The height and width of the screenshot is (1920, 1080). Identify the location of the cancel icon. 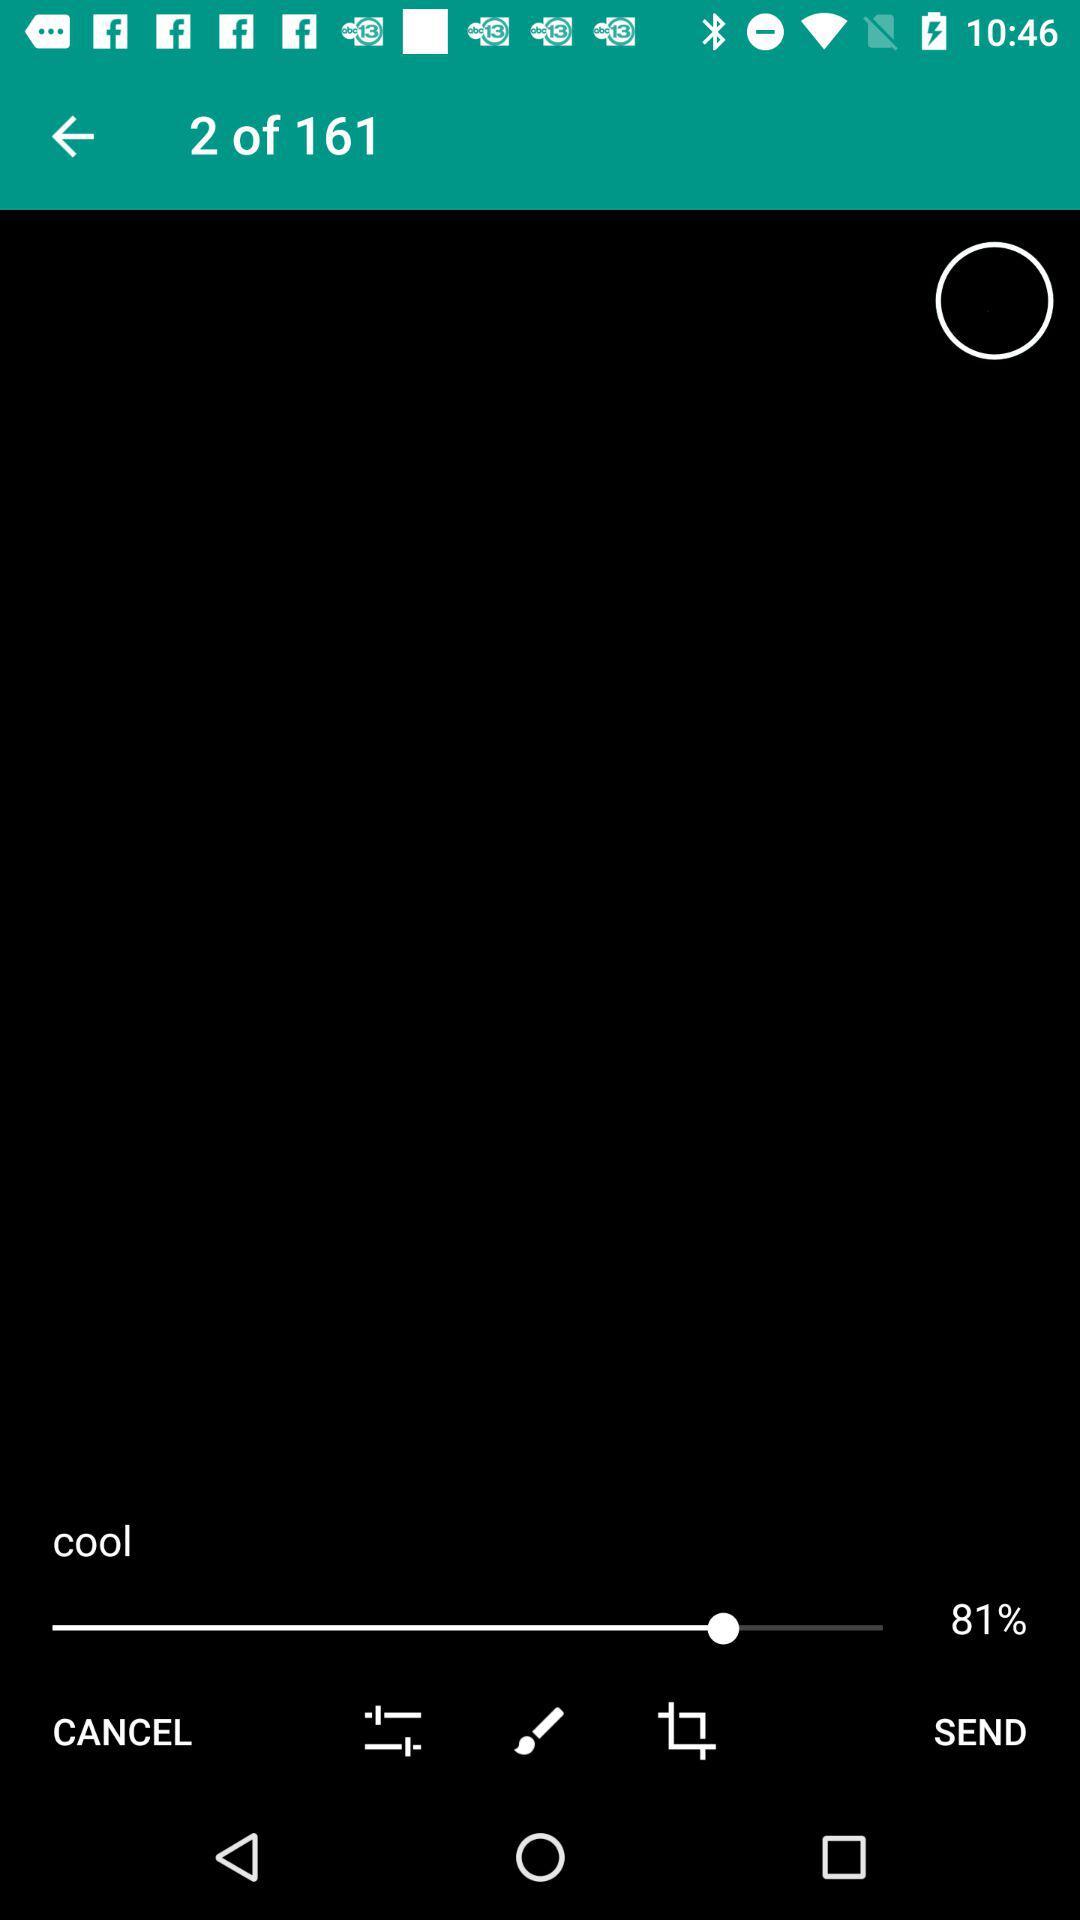
(122, 1730).